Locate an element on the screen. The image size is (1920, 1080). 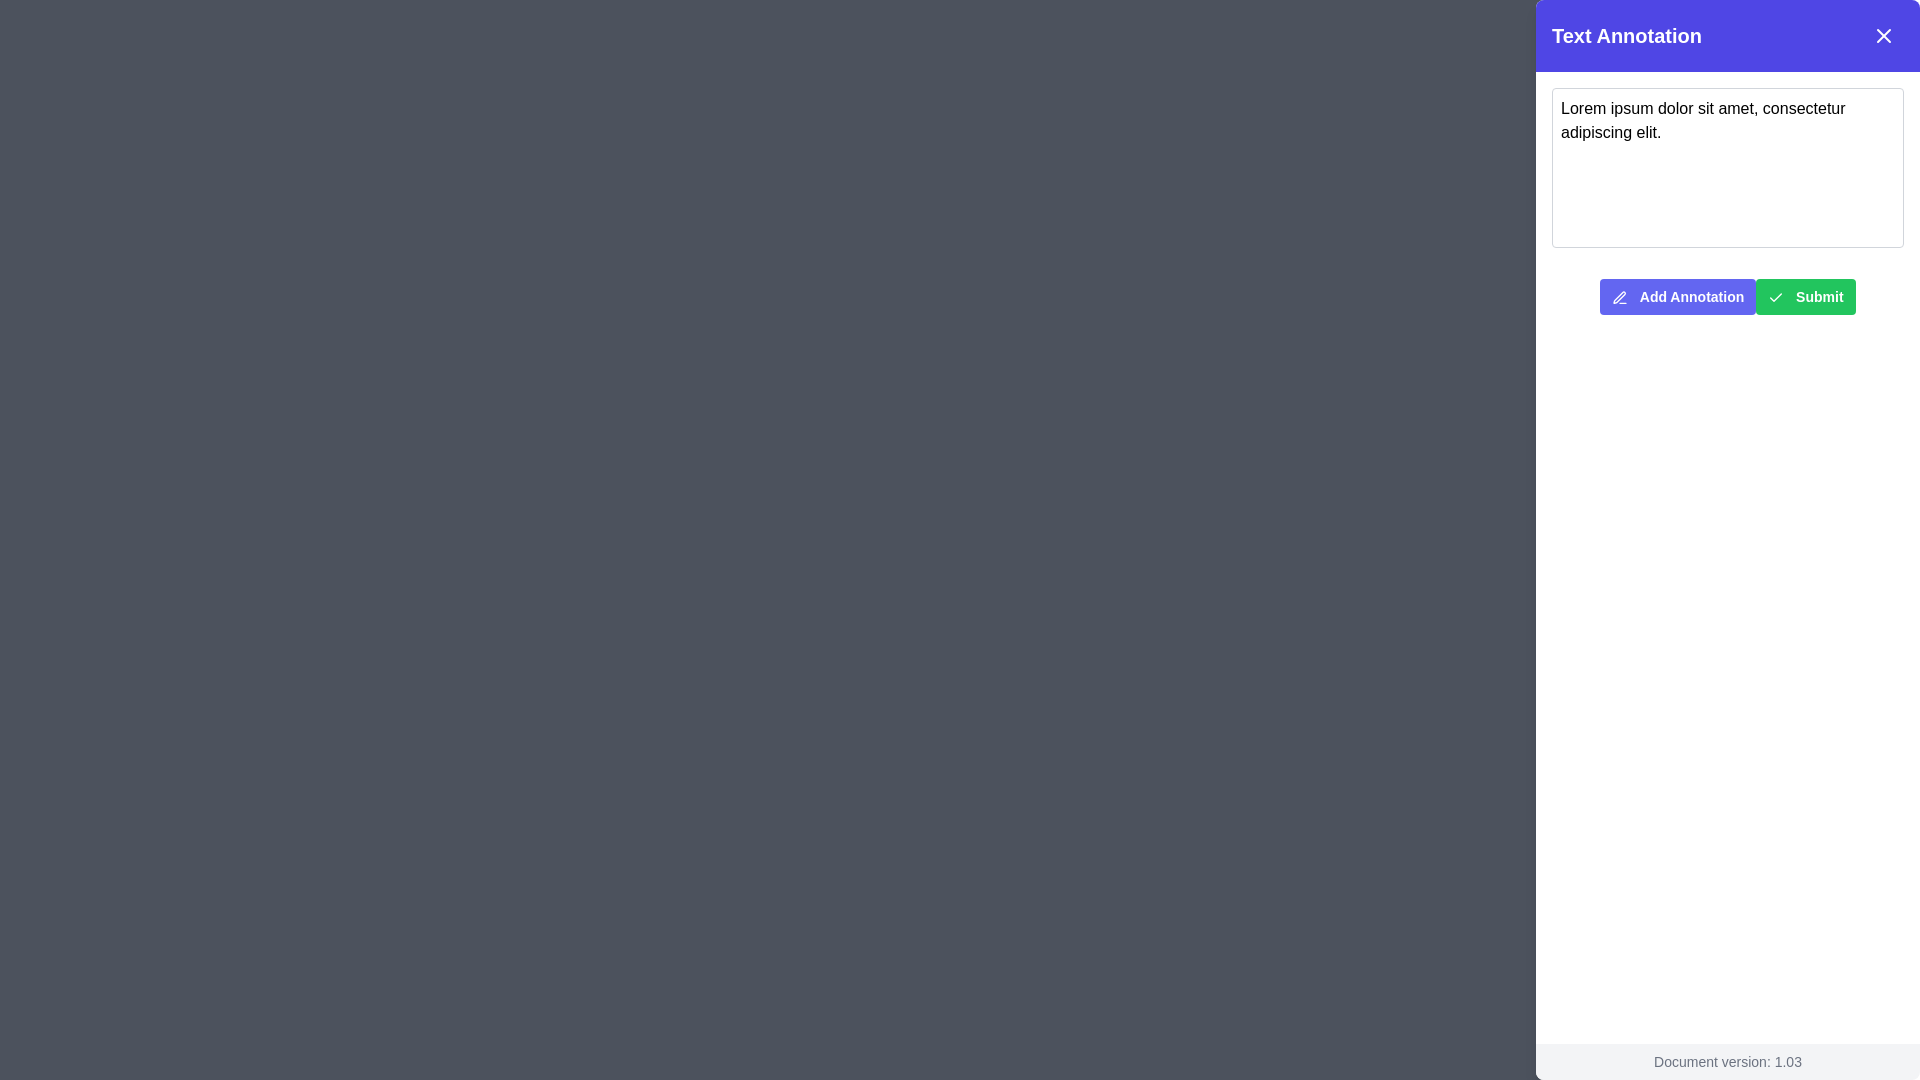
the rightmost button used is located at coordinates (1805, 297).